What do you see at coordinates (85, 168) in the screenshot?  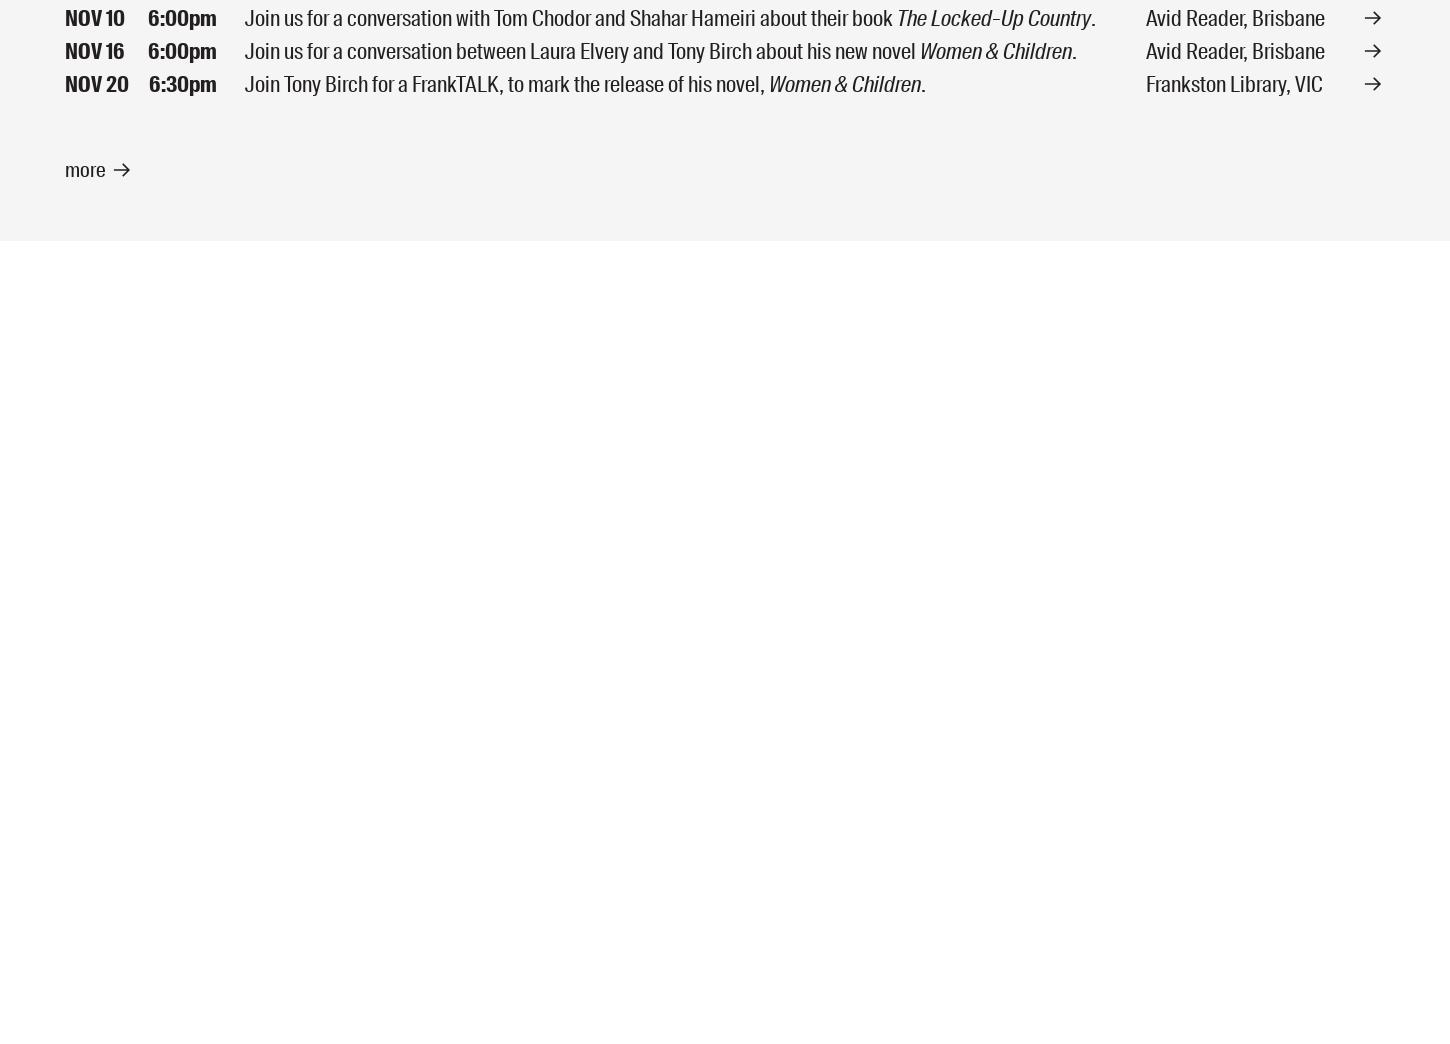 I see `'more'` at bounding box center [85, 168].